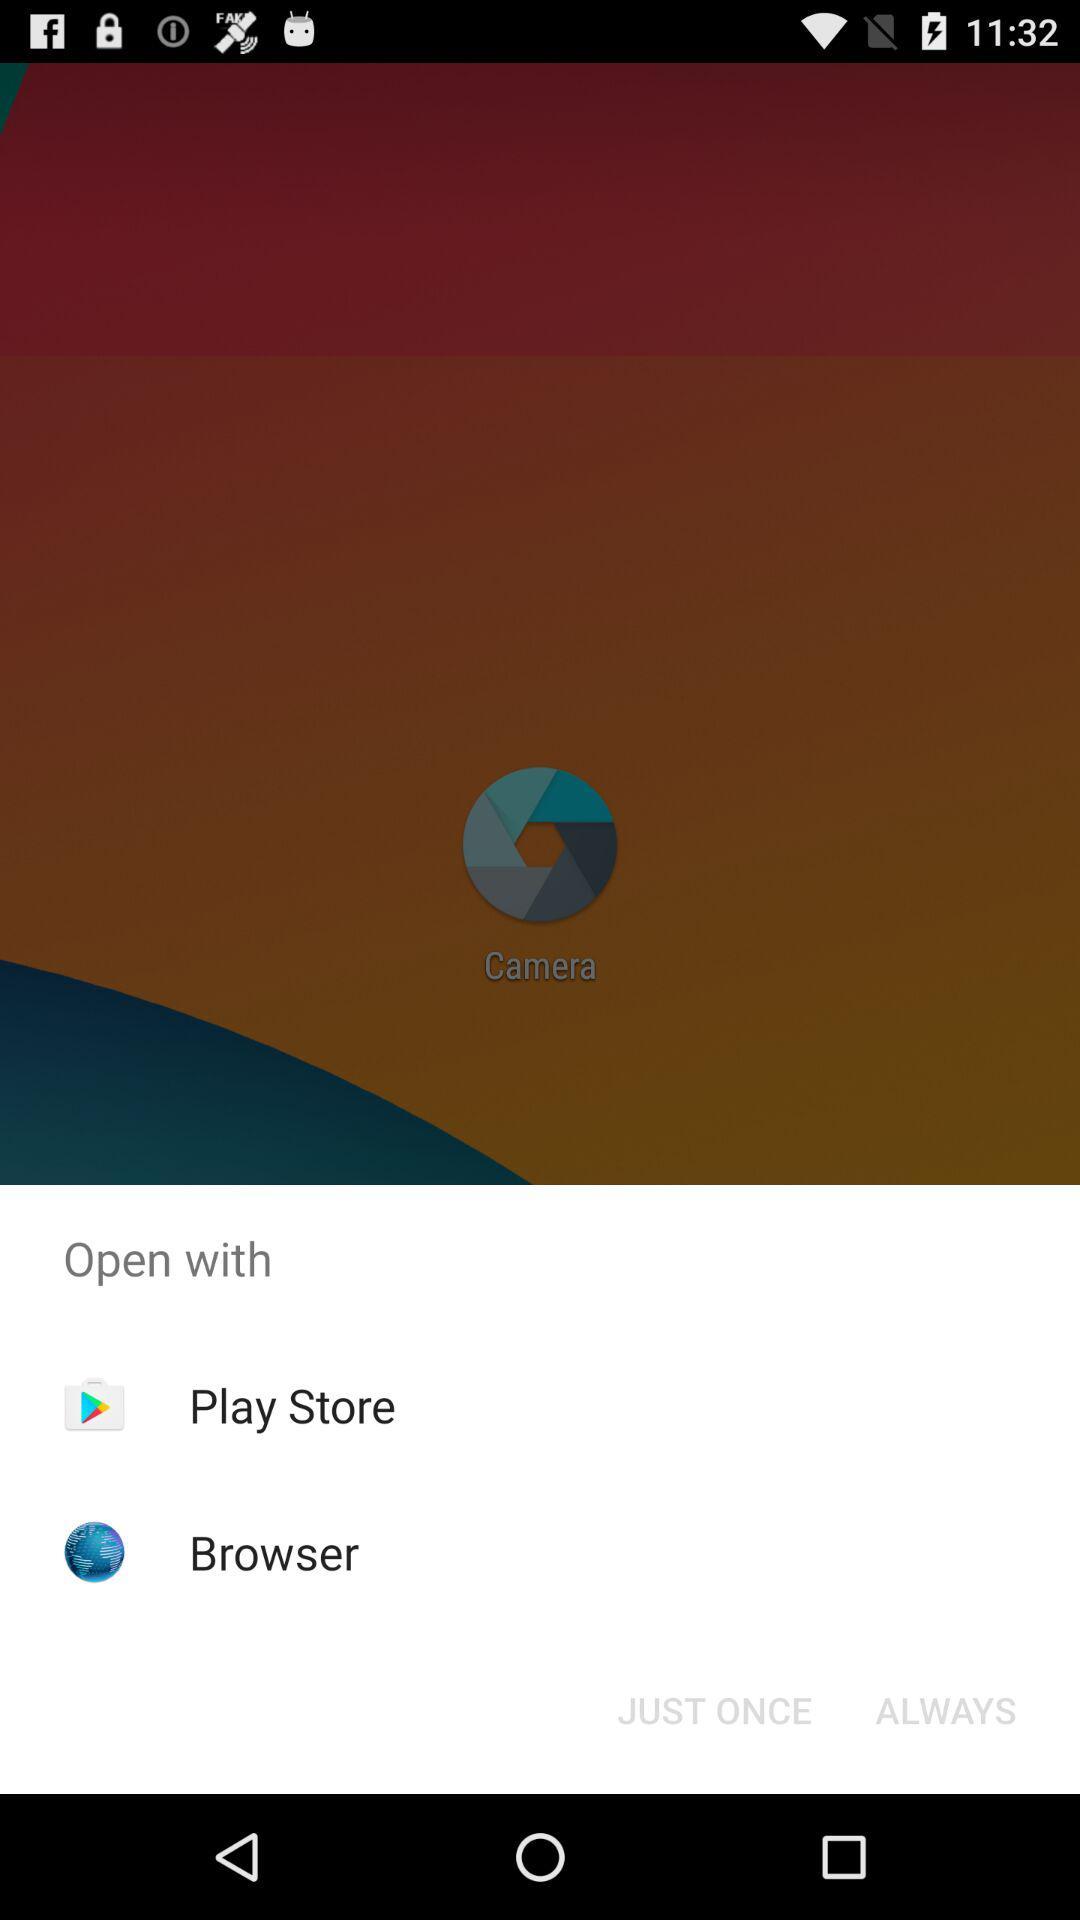  Describe the element at coordinates (274, 1551) in the screenshot. I see `browser app` at that location.